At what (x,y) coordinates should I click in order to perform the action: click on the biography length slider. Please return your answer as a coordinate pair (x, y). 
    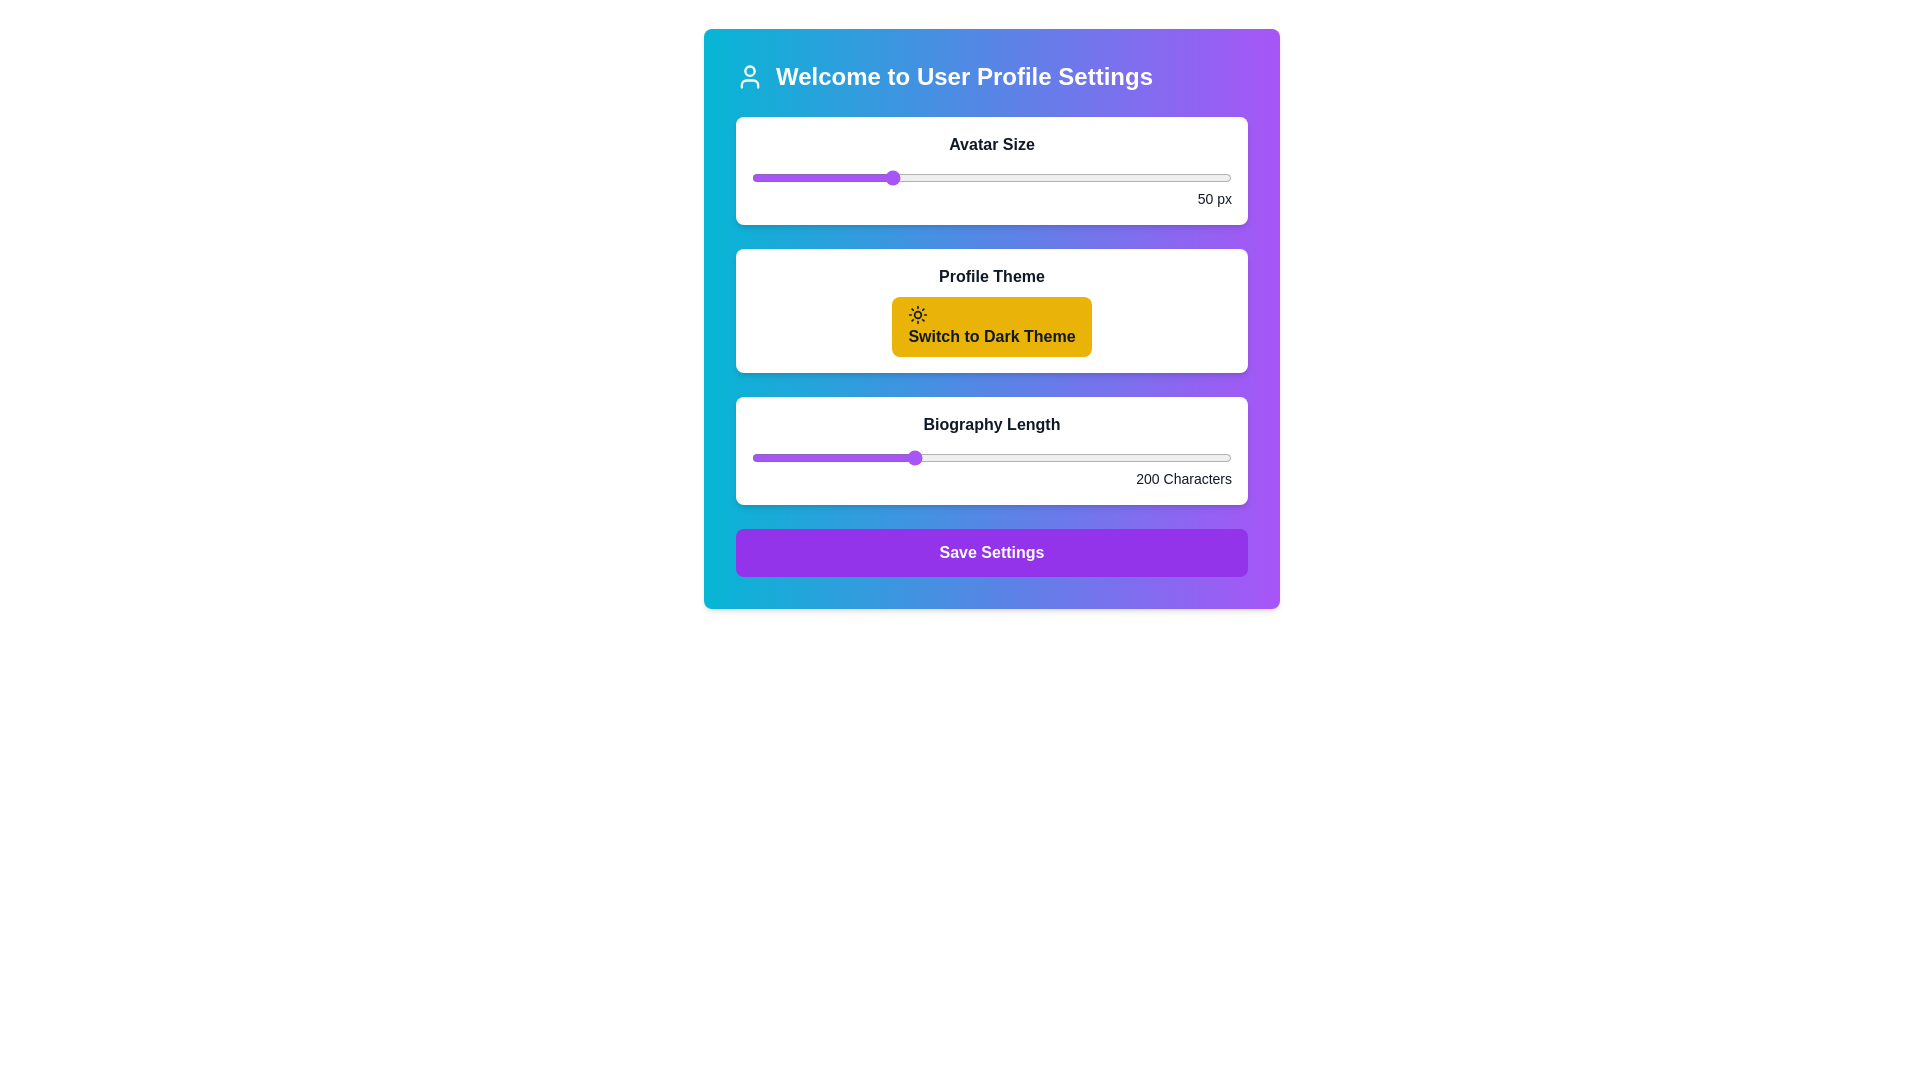
    Looking at the image, I should click on (1138, 458).